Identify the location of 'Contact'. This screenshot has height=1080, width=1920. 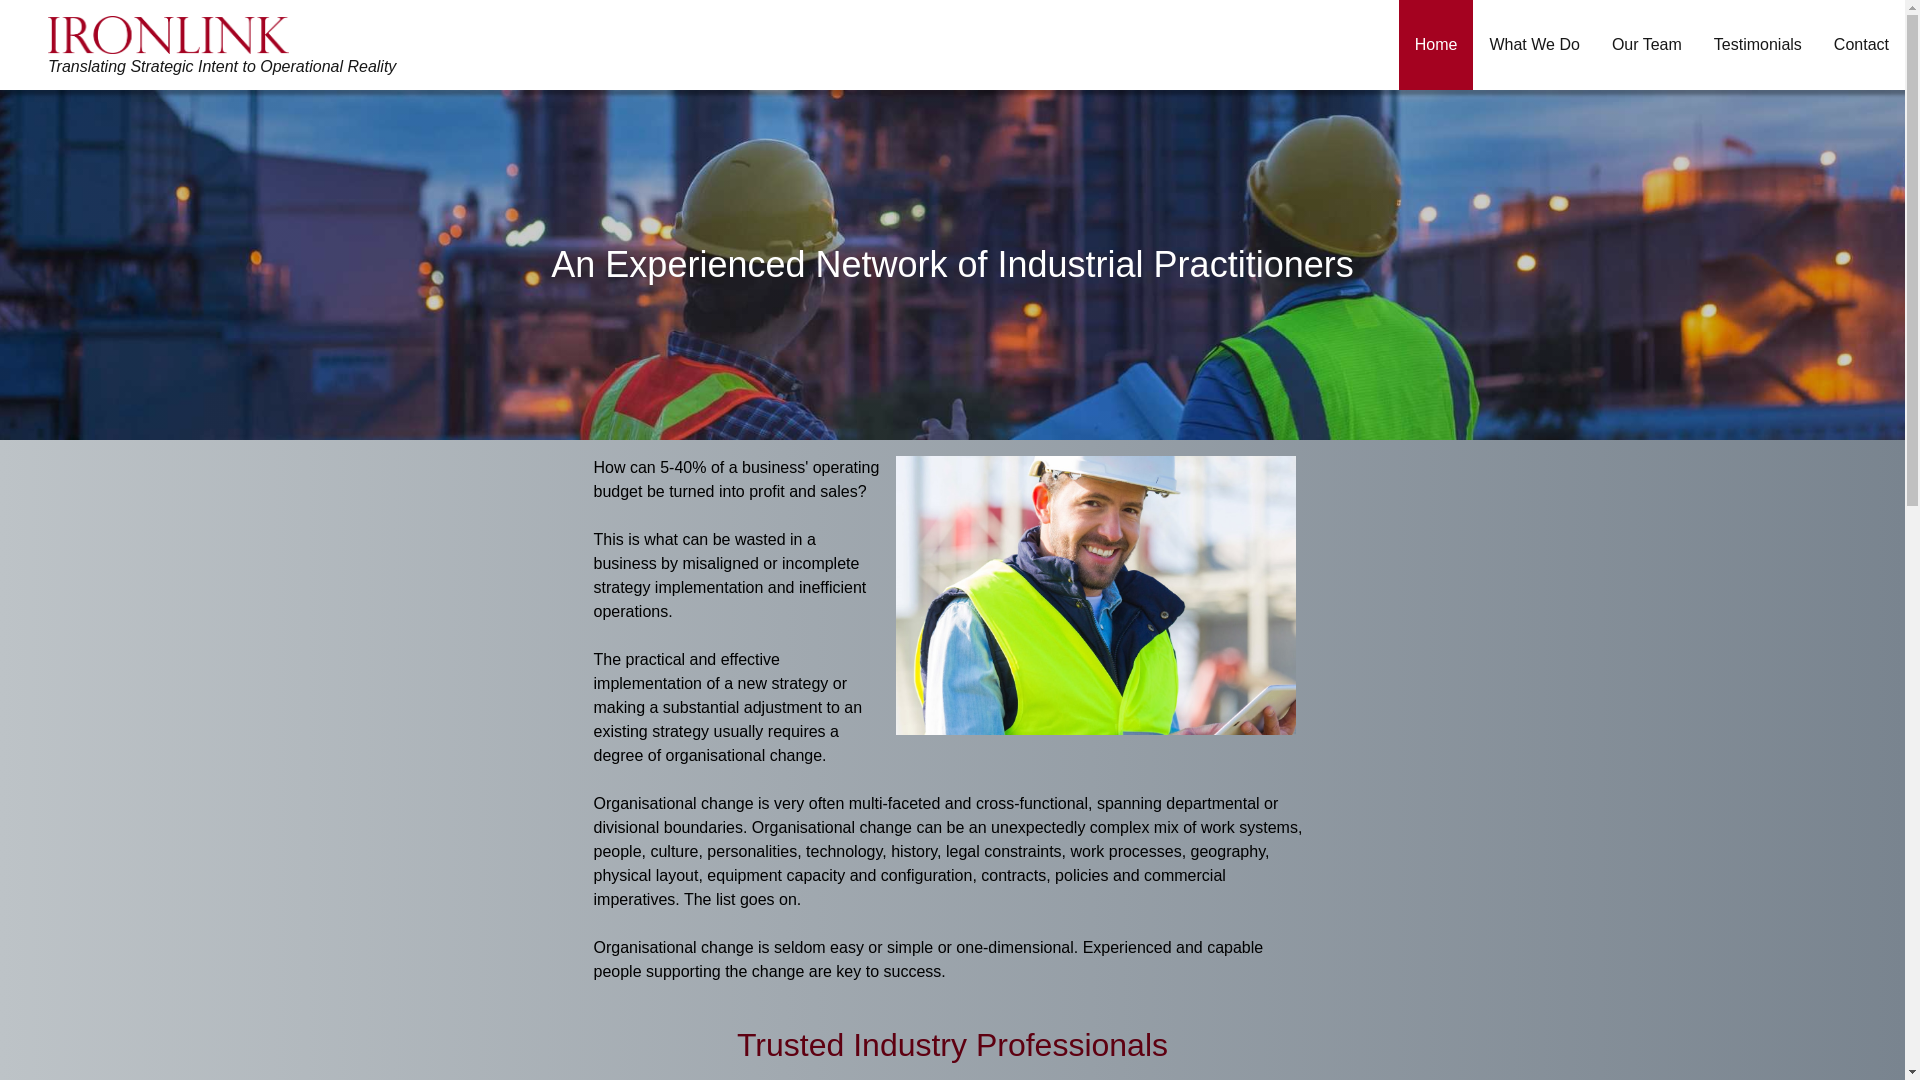
(1860, 45).